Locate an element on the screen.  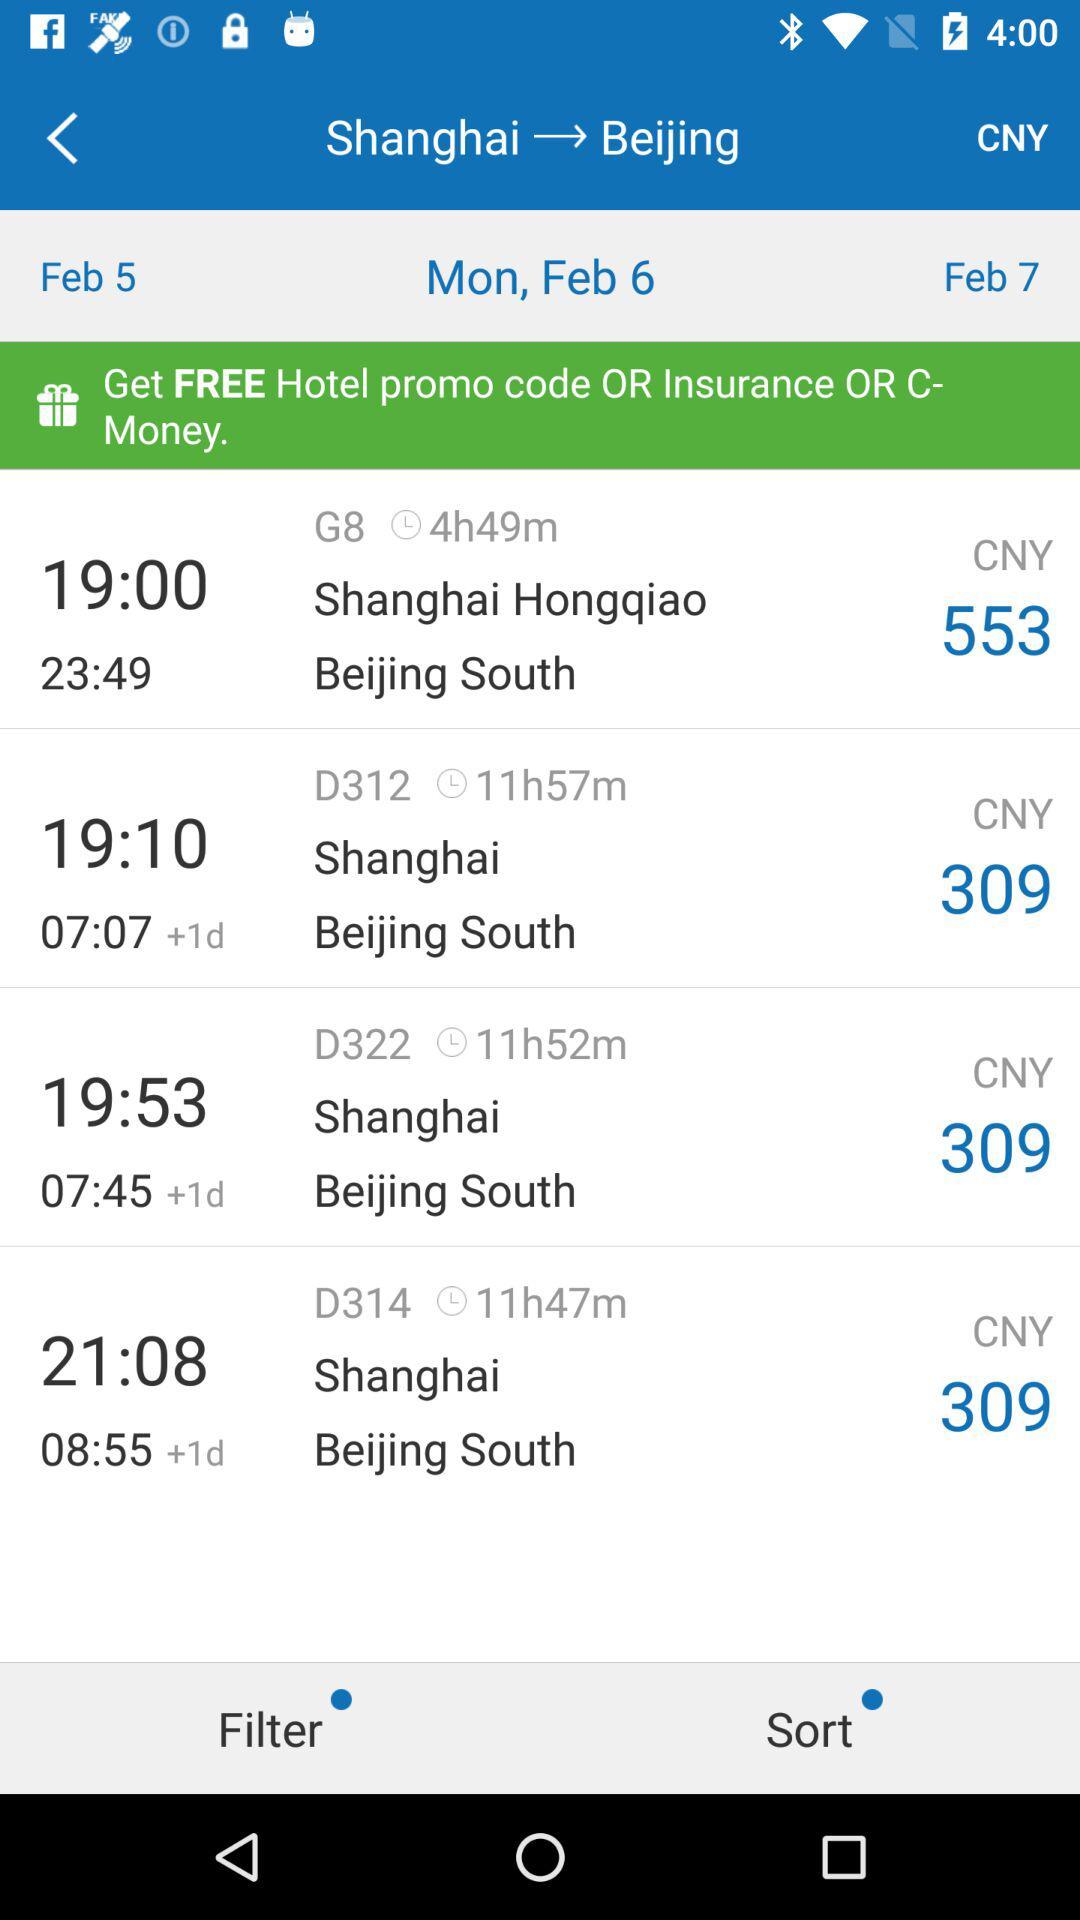
the icon to the right of the feb 5 is located at coordinates (540, 274).